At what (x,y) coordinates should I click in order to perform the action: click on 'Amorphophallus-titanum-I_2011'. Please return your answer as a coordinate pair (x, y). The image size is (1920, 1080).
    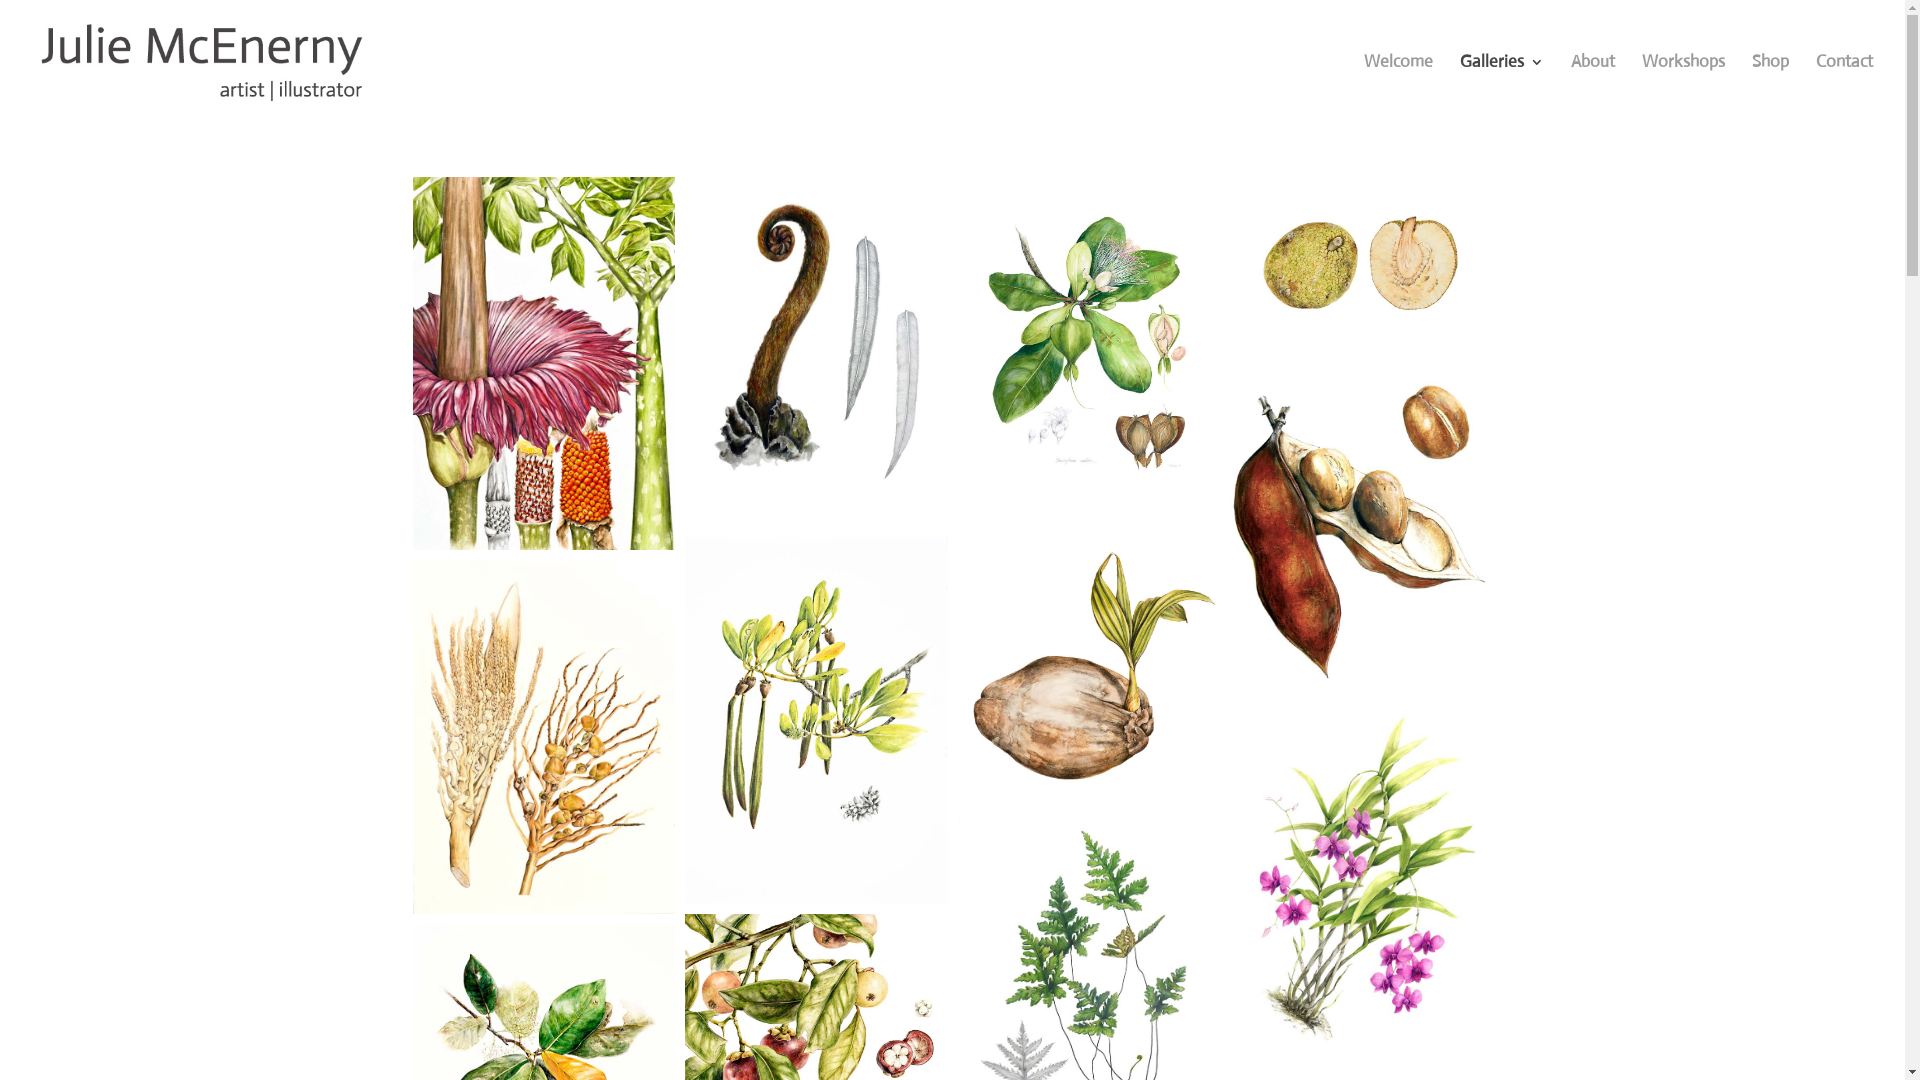
    Looking at the image, I should click on (411, 363).